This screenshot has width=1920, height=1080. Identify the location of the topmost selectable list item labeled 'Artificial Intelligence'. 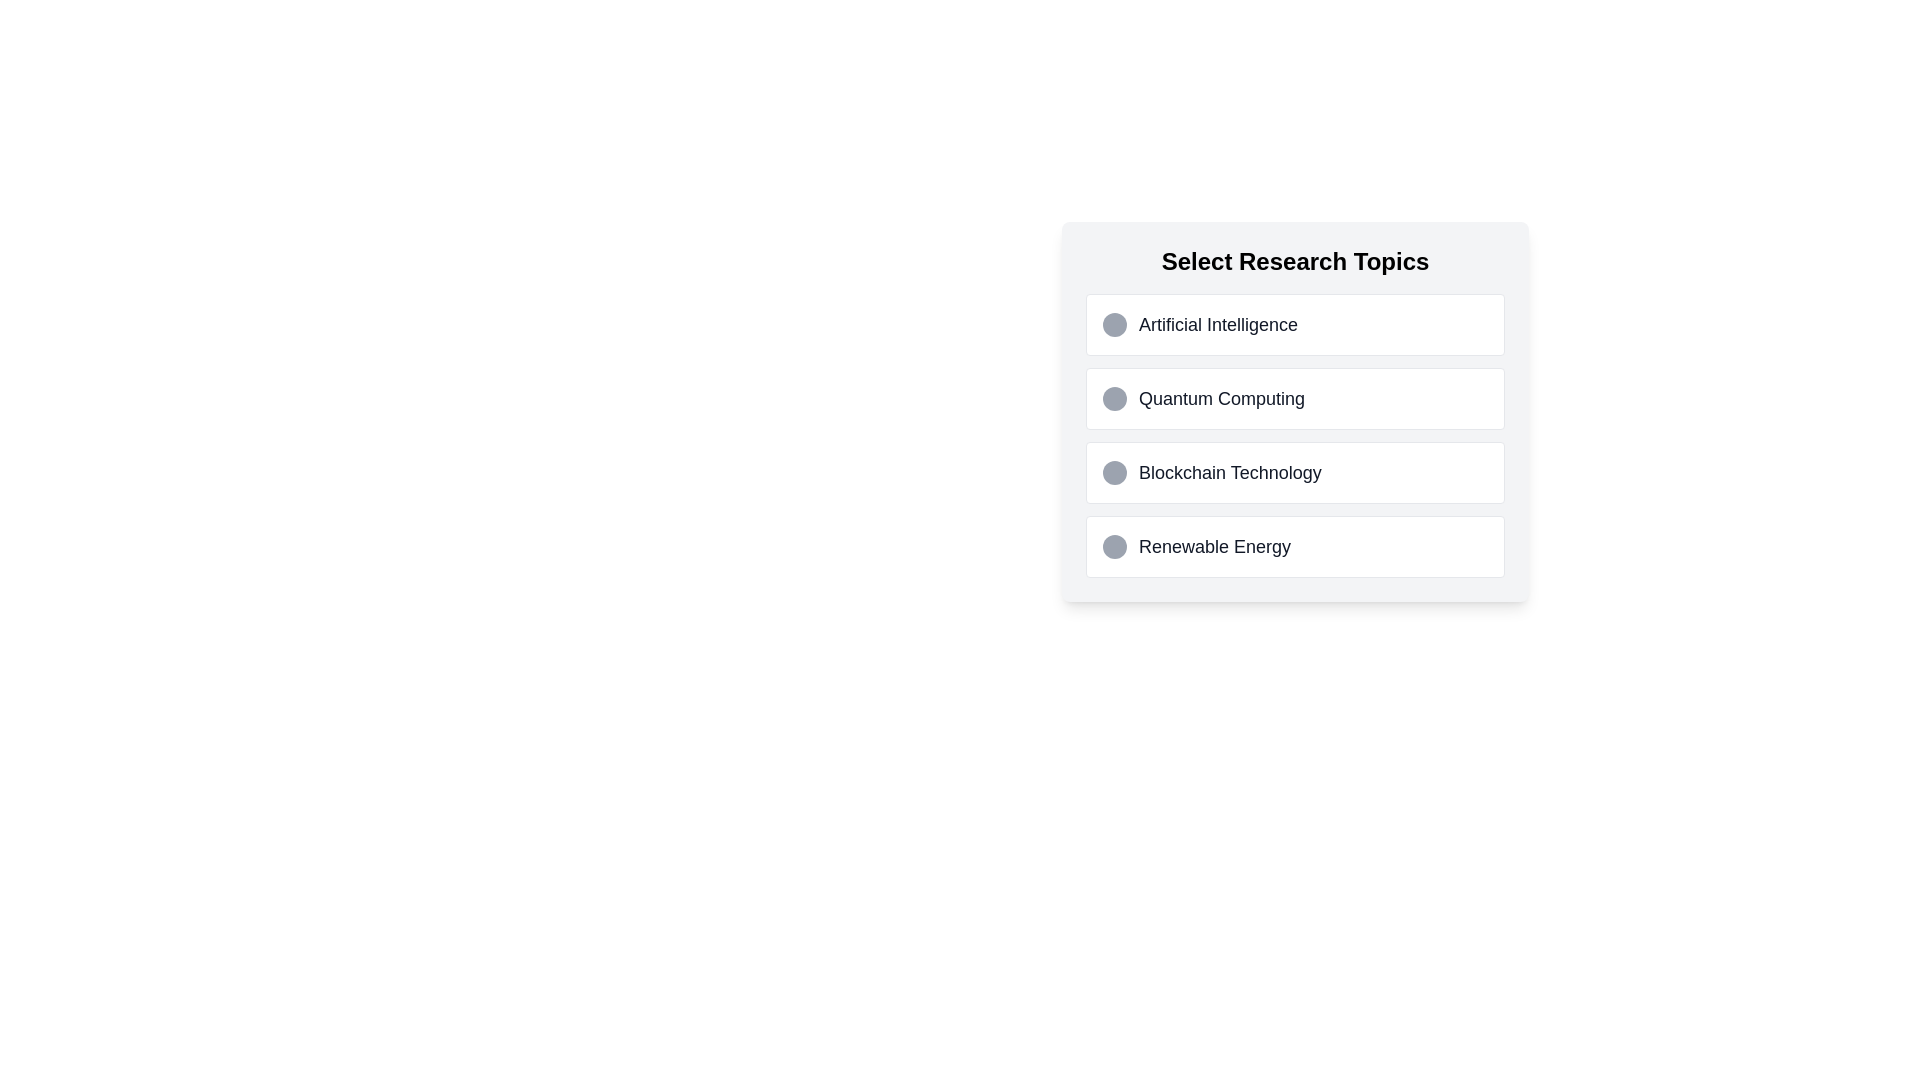
(1200, 323).